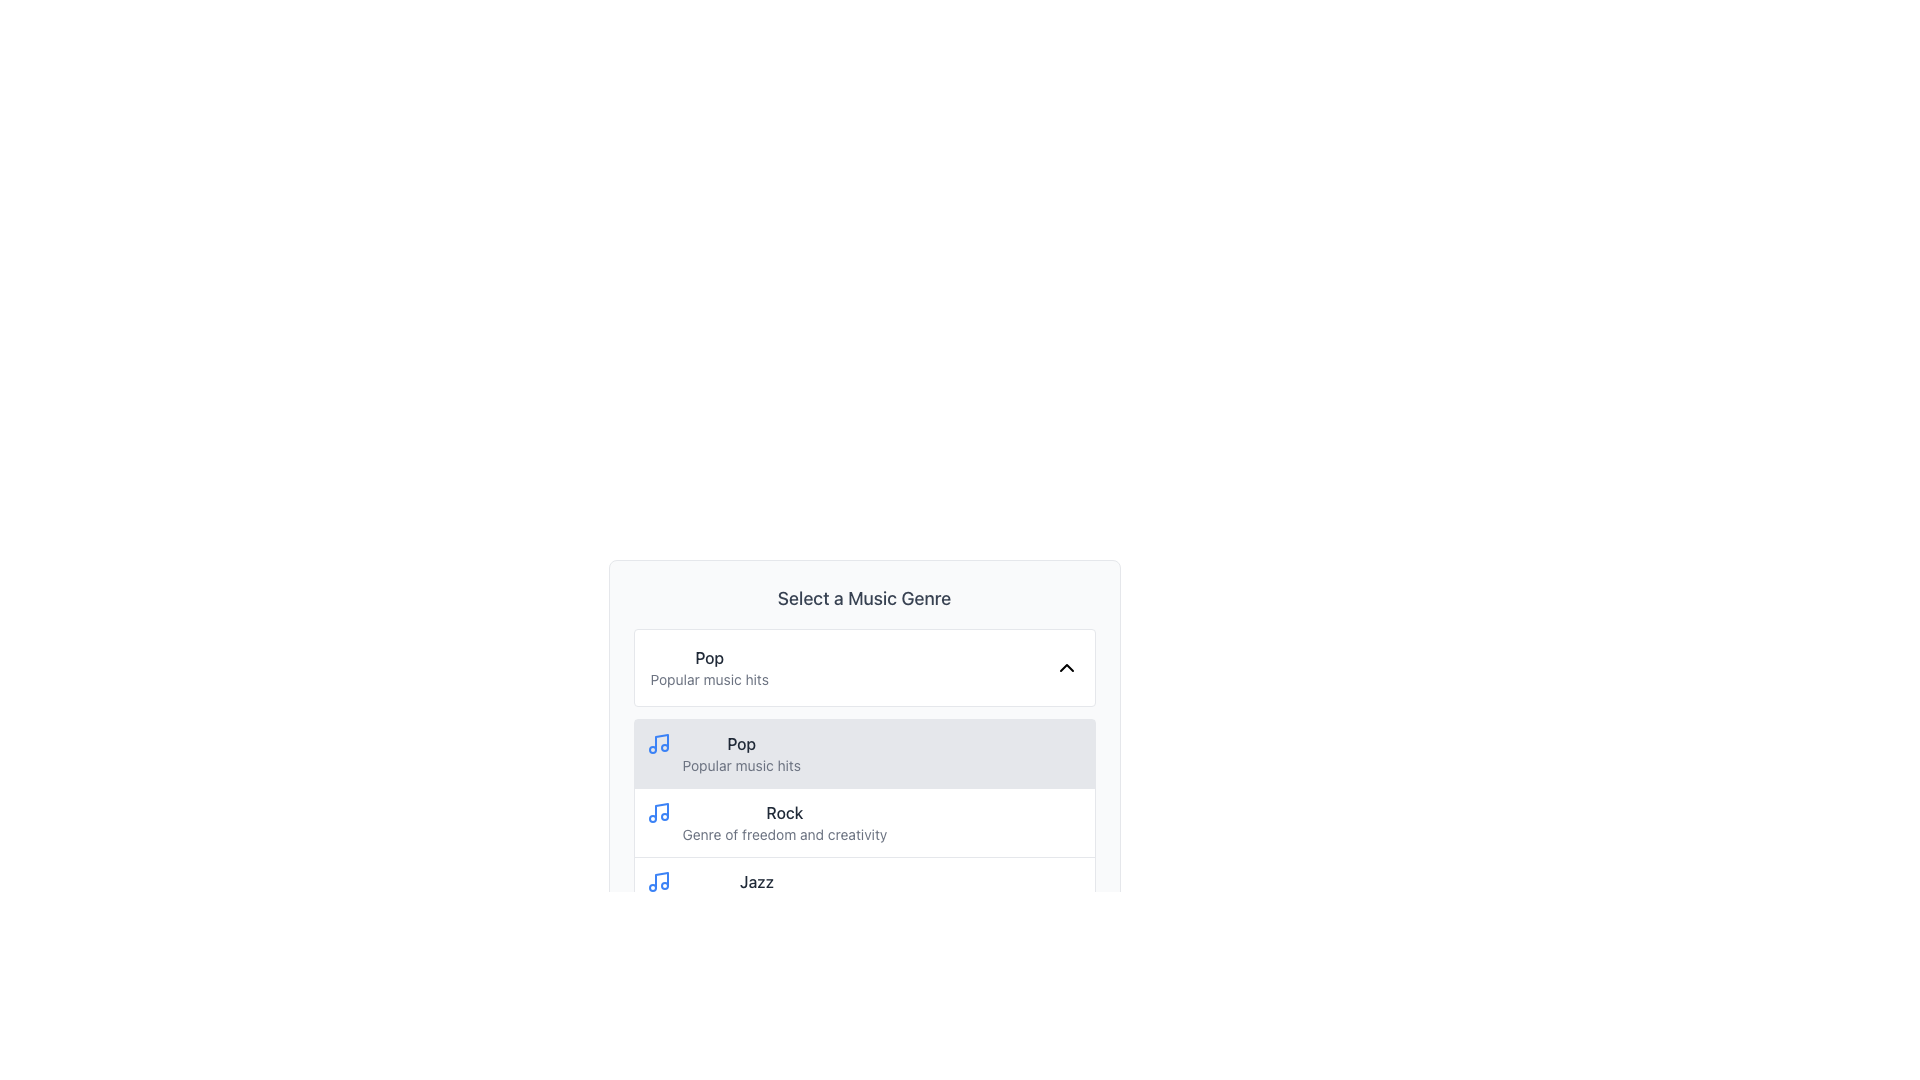 The height and width of the screenshot is (1080, 1920). Describe the element at coordinates (740, 753) in the screenshot. I see `the second entry in the list of music genres, which is labeled 'Popular music hits' and has a blue musical note icon to its left` at that location.